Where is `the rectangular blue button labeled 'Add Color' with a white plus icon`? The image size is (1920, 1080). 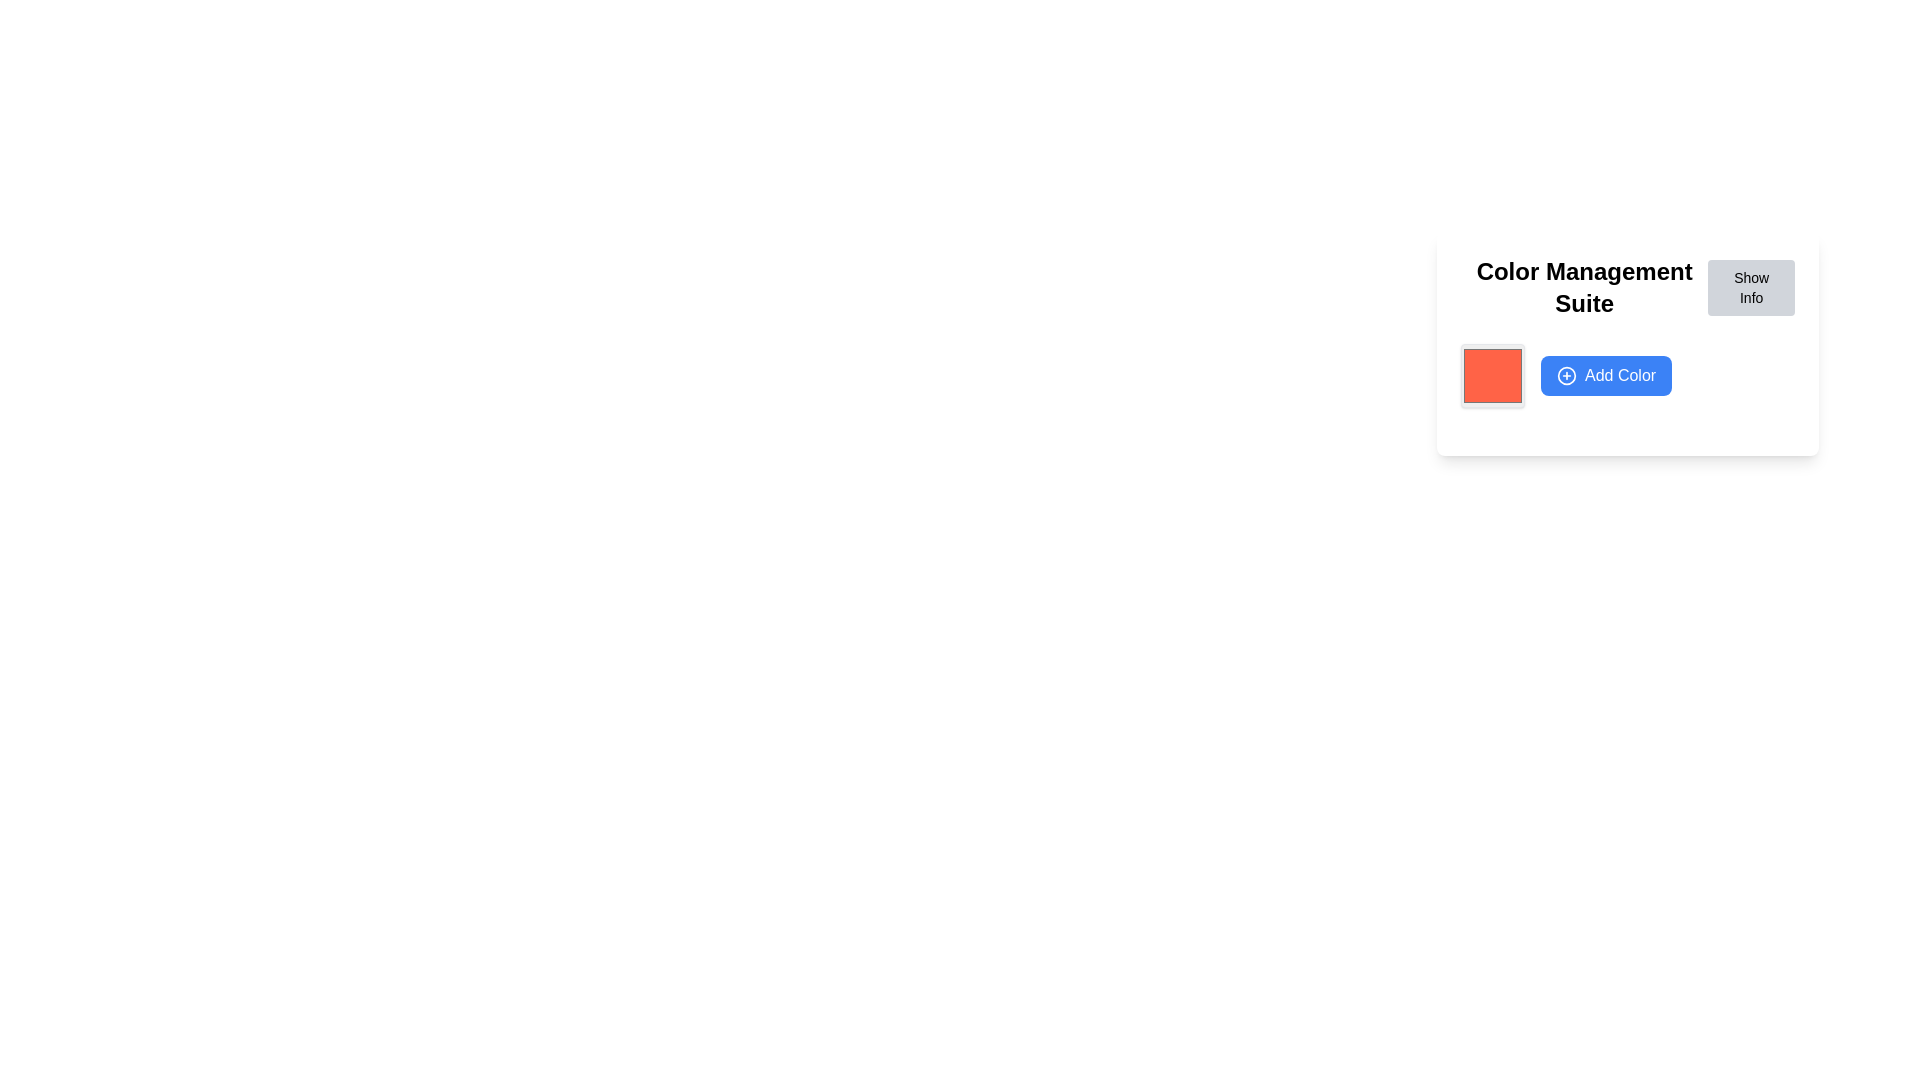
the rectangular blue button labeled 'Add Color' with a white plus icon is located at coordinates (1606, 375).